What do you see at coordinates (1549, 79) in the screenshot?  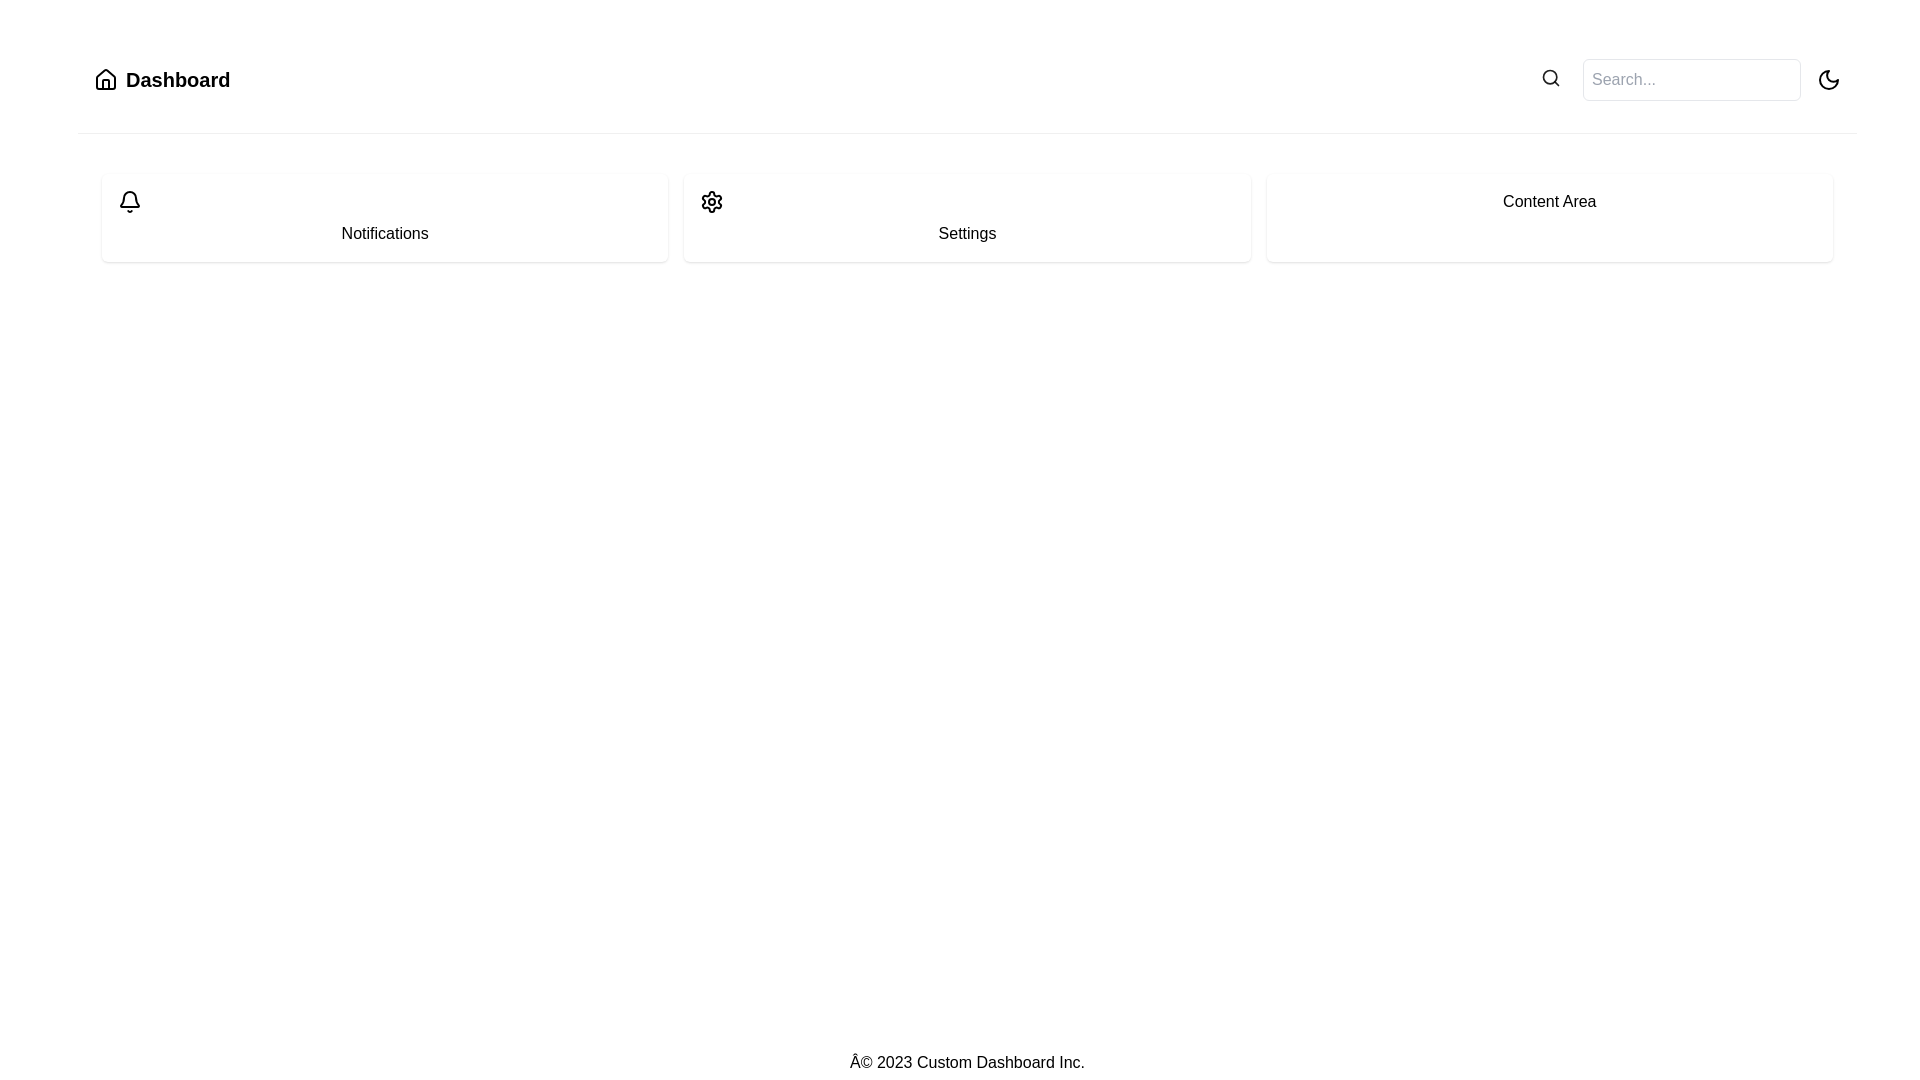 I see `the search icon located at the top-right corner of the header bar to initiate a search action` at bounding box center [1549, 79].